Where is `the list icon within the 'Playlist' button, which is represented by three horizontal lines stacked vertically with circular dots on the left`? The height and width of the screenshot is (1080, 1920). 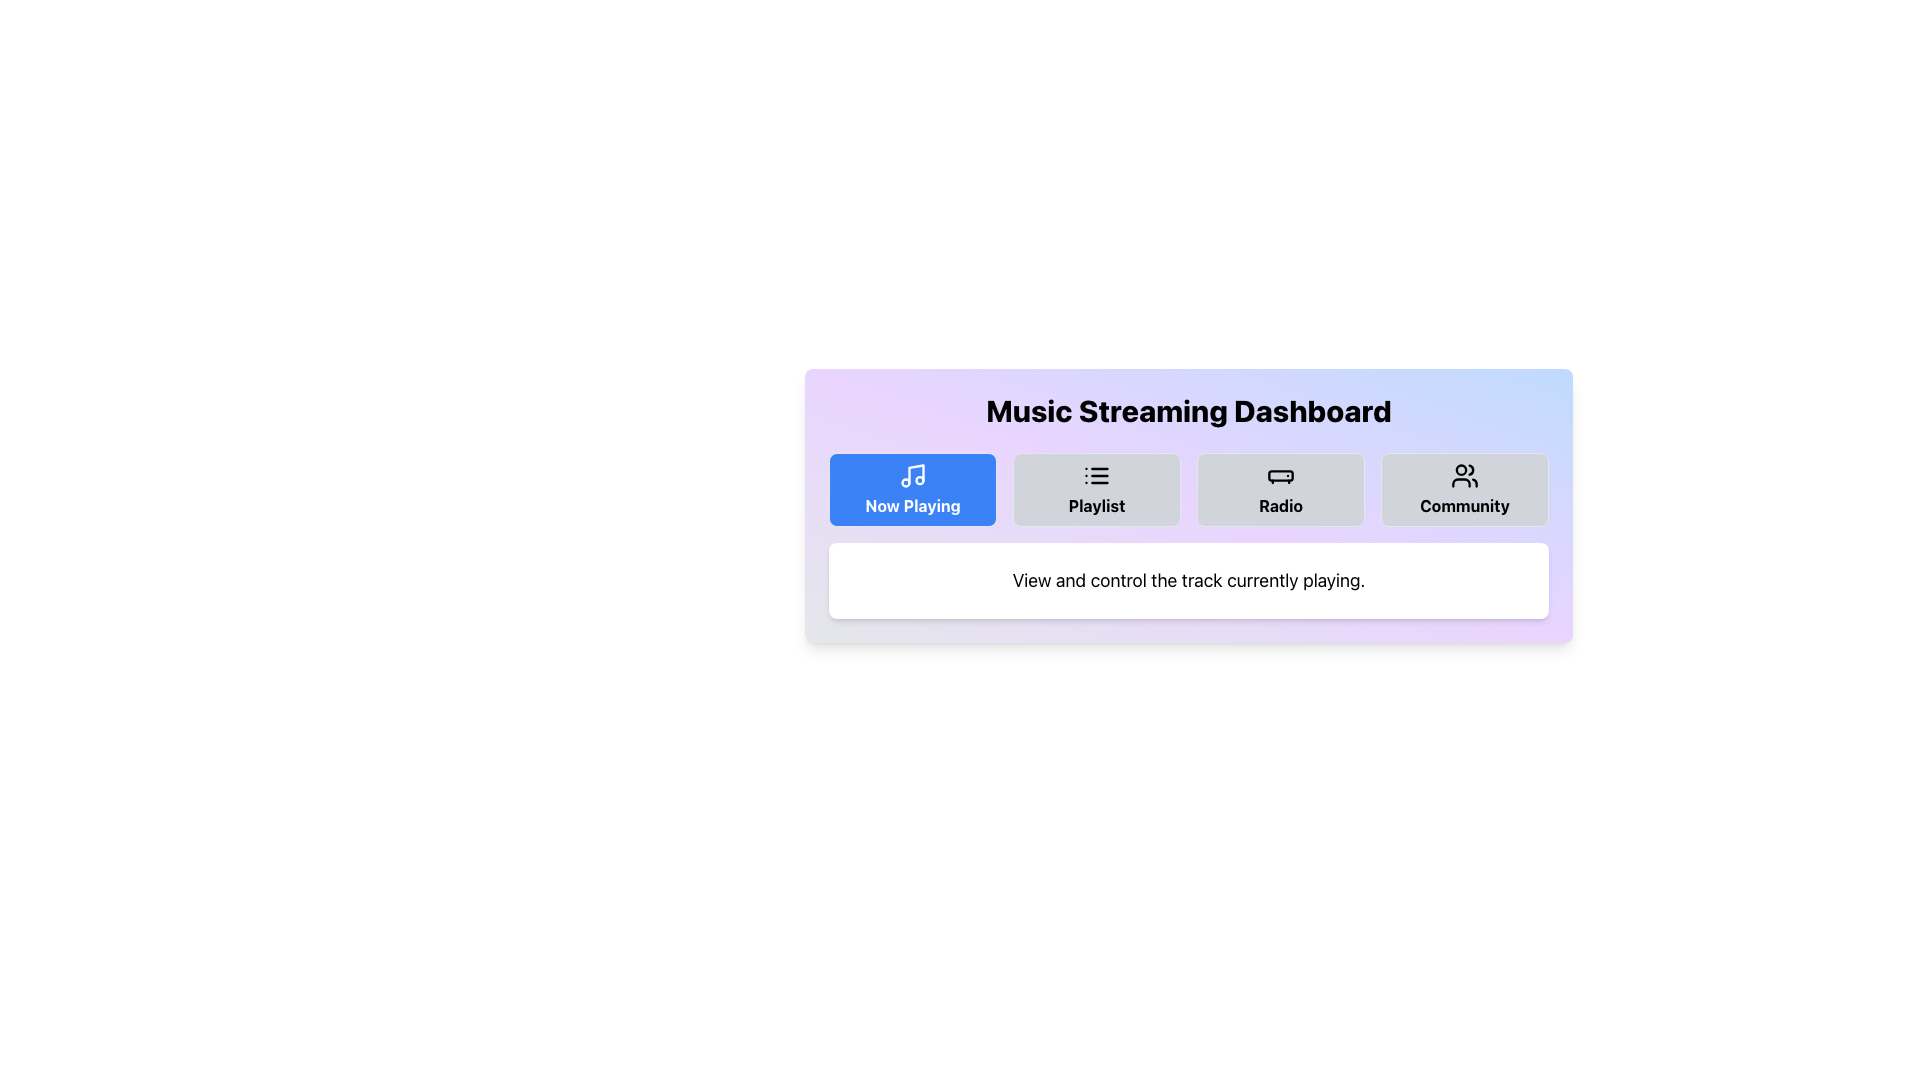
the list icon within the 'Playlist' button, which is represented by three horizontal lines stacked vertically with circular dots on the left is located at coordinates (1096, 475).